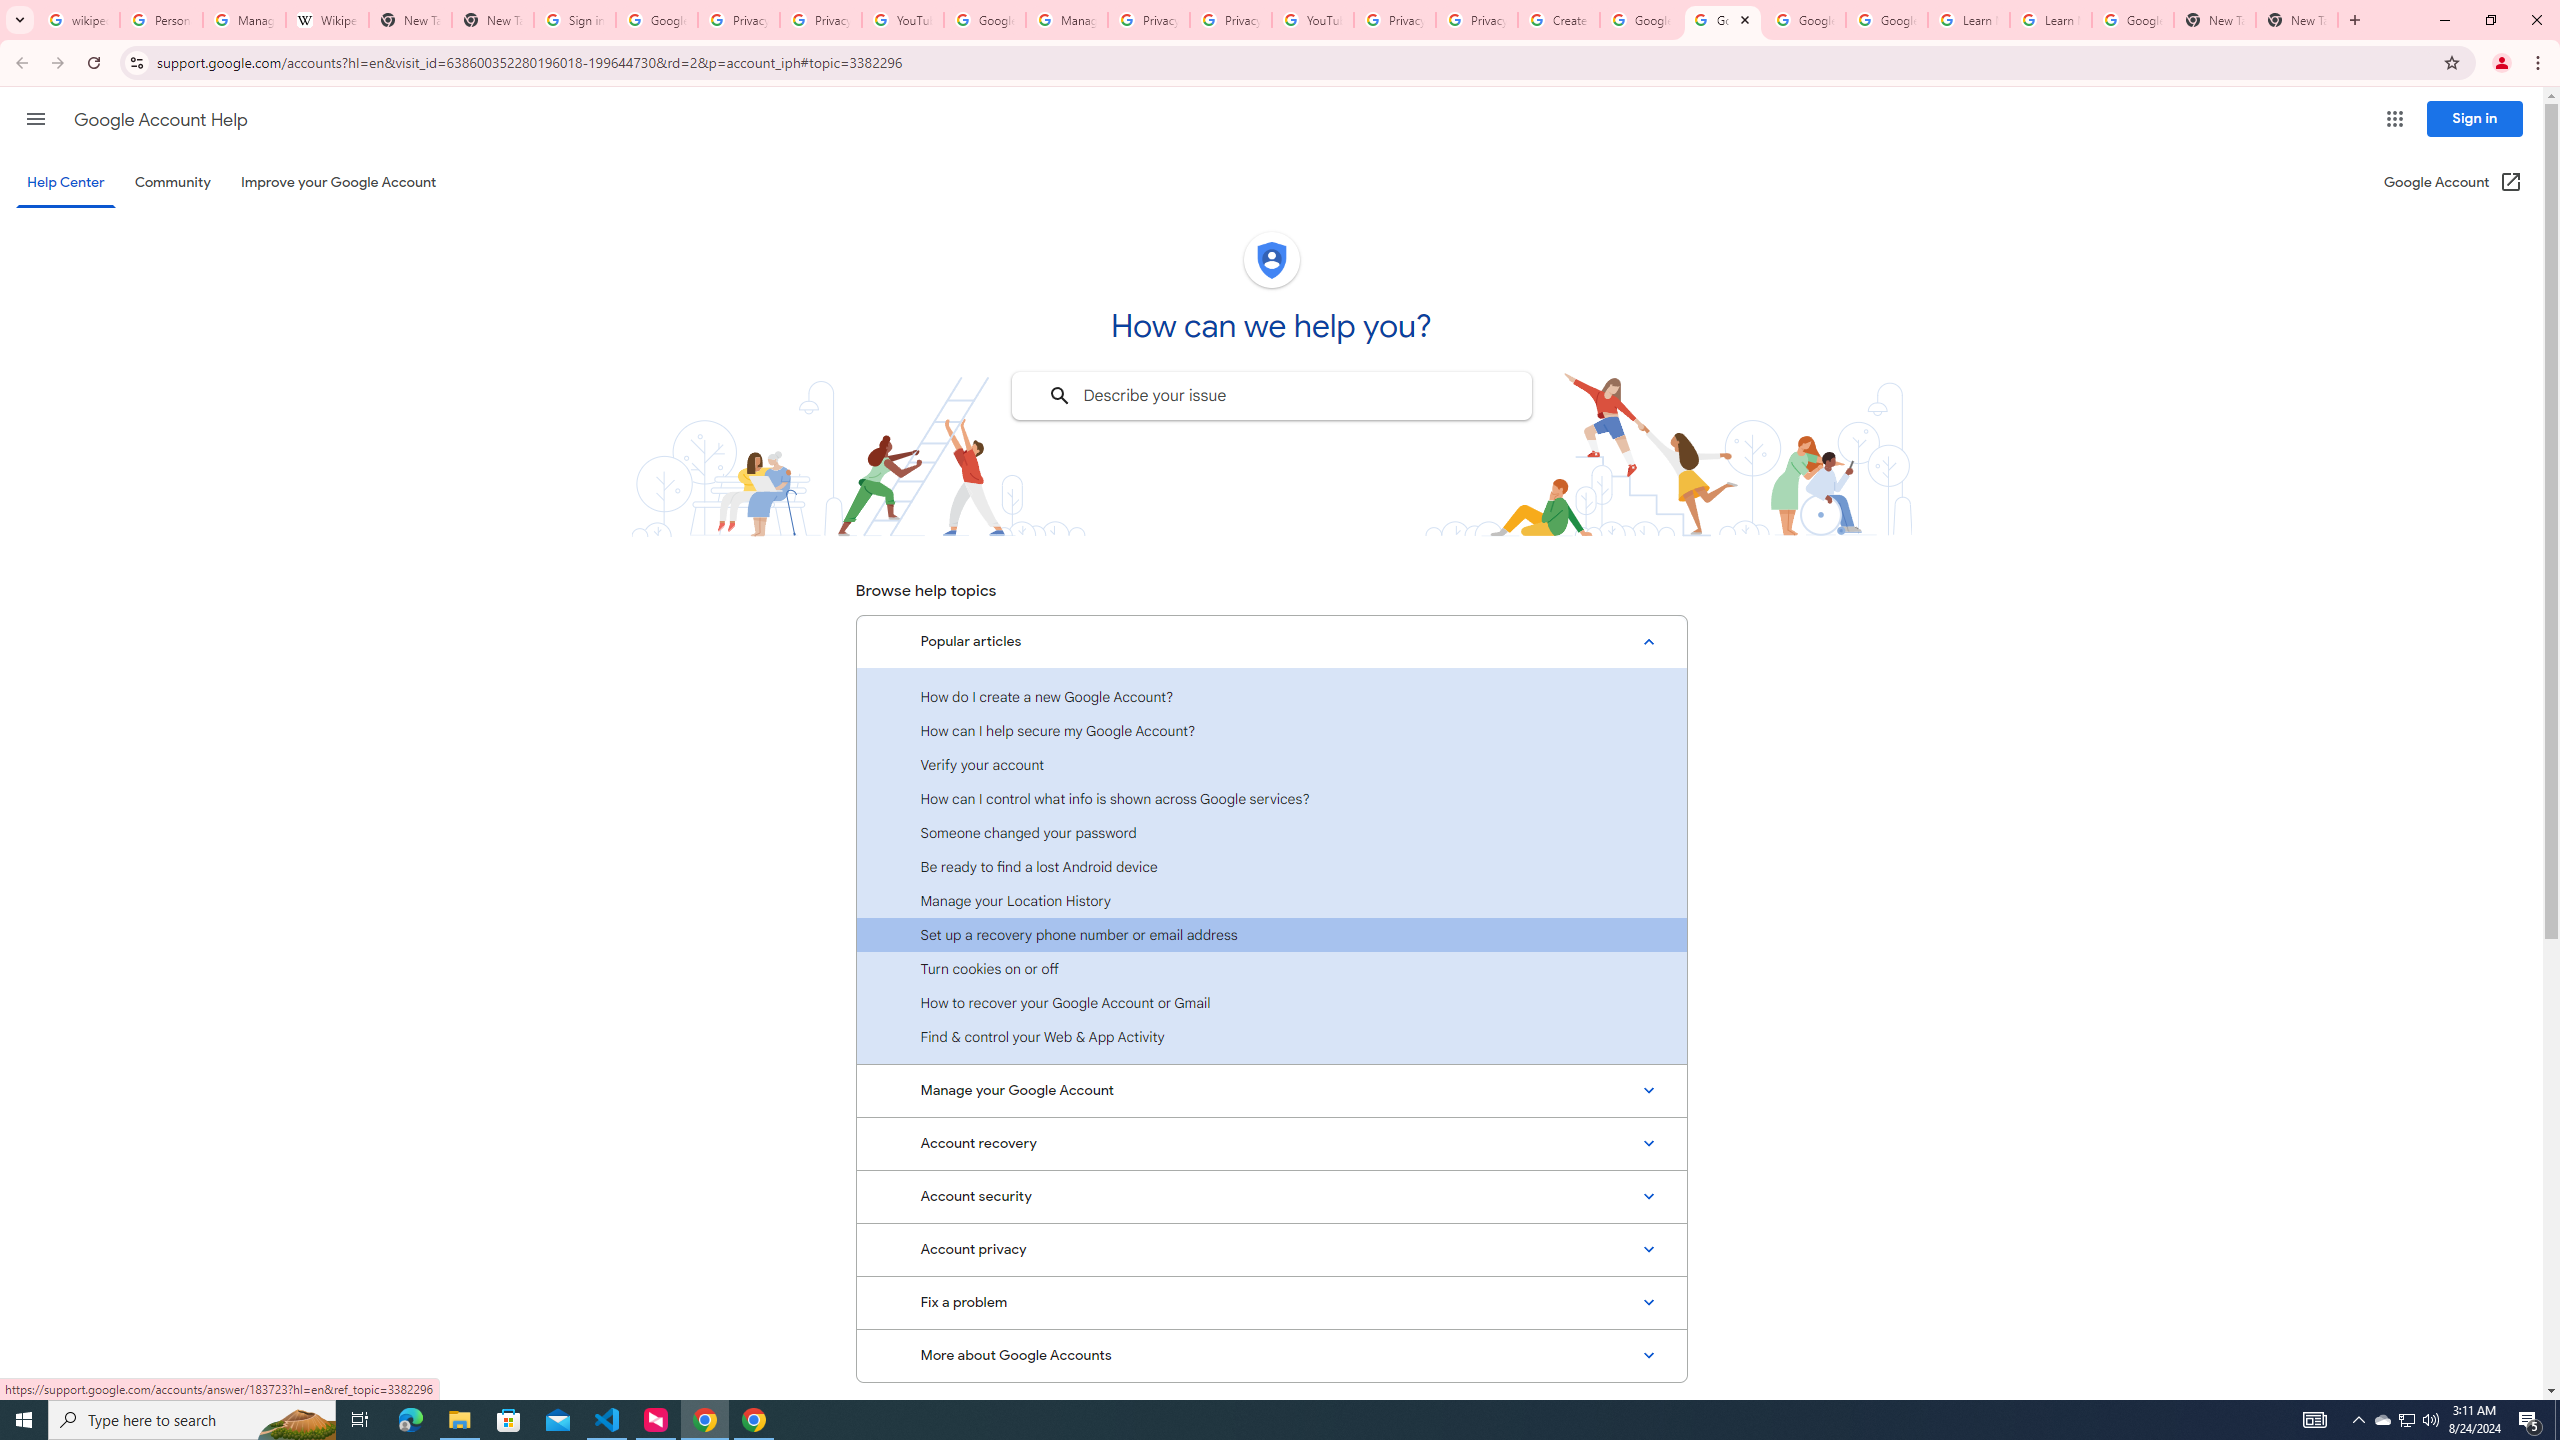 The height and width of the screenshot is (1440, 2560). What do you see at coordinates (1271, 1002) in the screenshot?
I see `'How to recover your Google Account or Gmail'` at bounding box center [1271, 1002].